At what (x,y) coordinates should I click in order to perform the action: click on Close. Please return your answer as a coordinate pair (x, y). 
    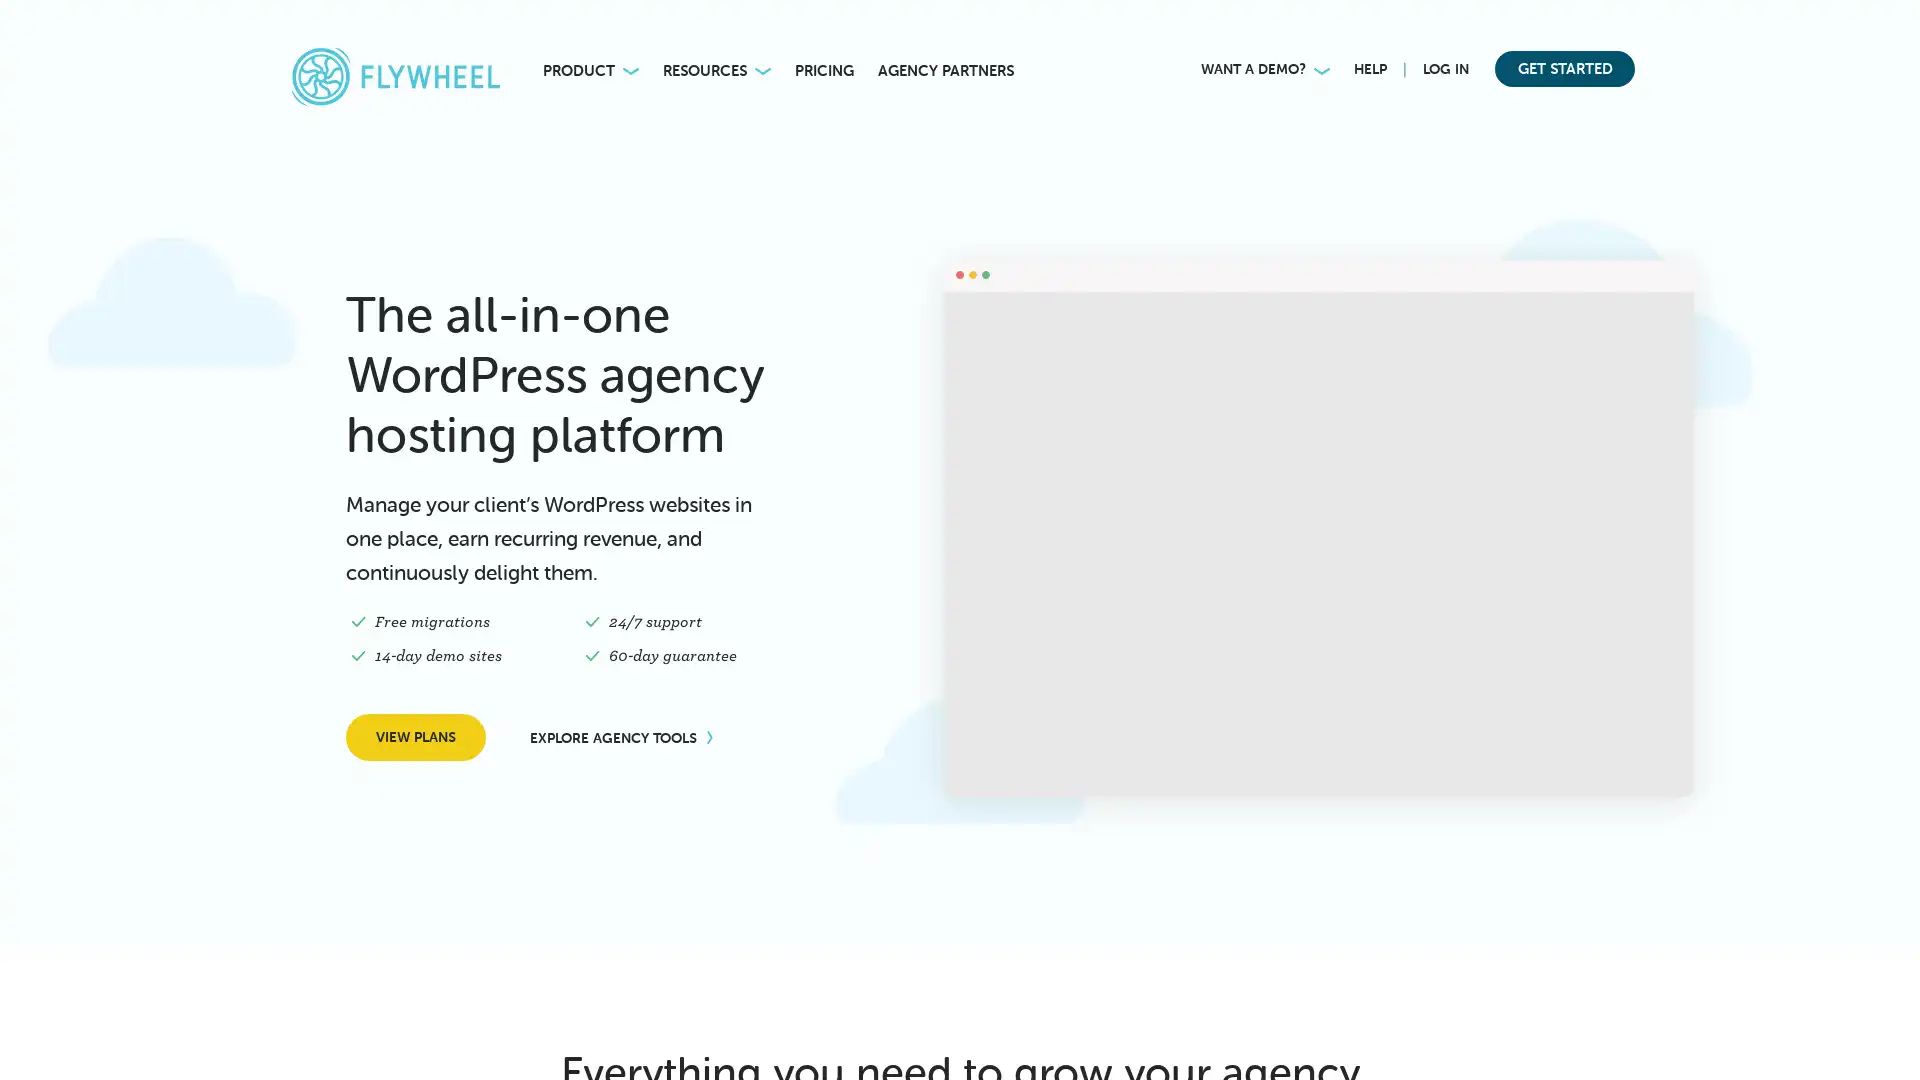
    Looking at the image, I should click on (481, 848).